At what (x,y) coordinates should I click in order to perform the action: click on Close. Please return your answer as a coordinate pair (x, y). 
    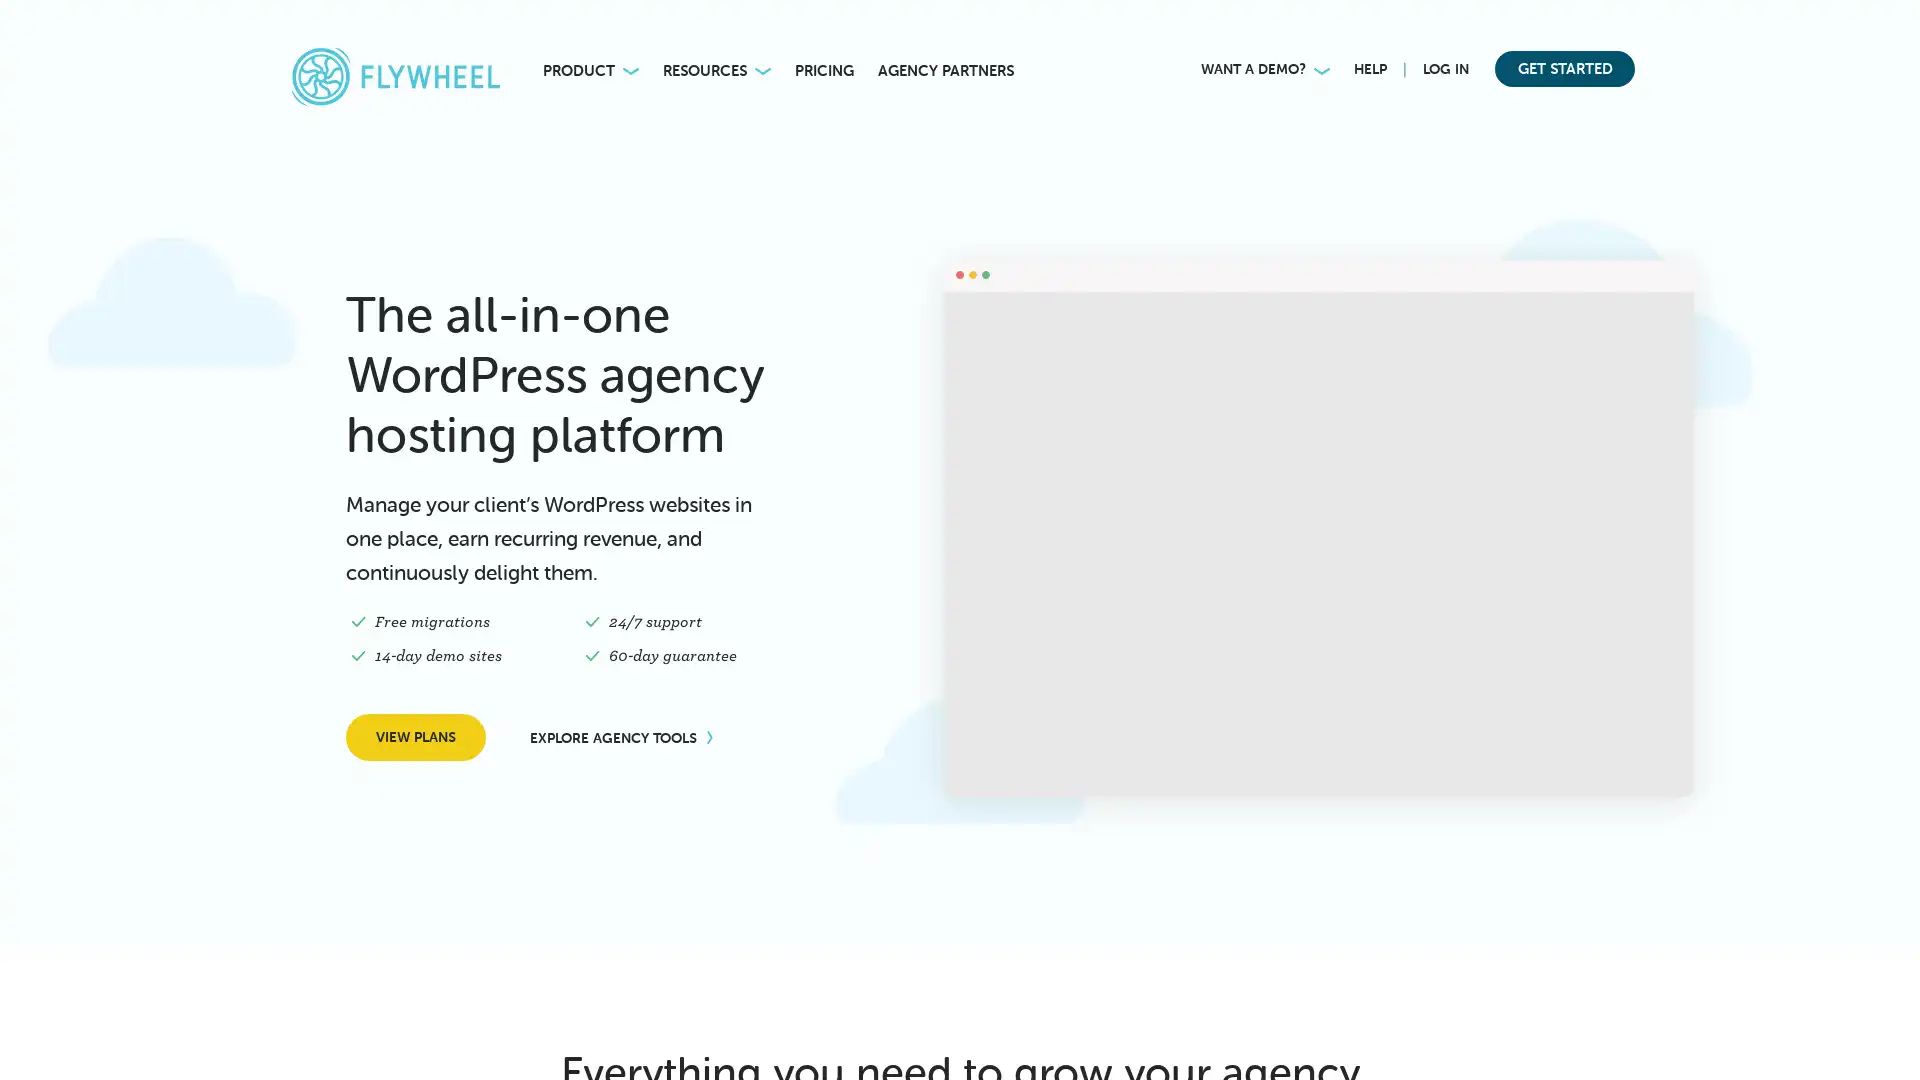
    Looking at the image, I should click on (481, 848).